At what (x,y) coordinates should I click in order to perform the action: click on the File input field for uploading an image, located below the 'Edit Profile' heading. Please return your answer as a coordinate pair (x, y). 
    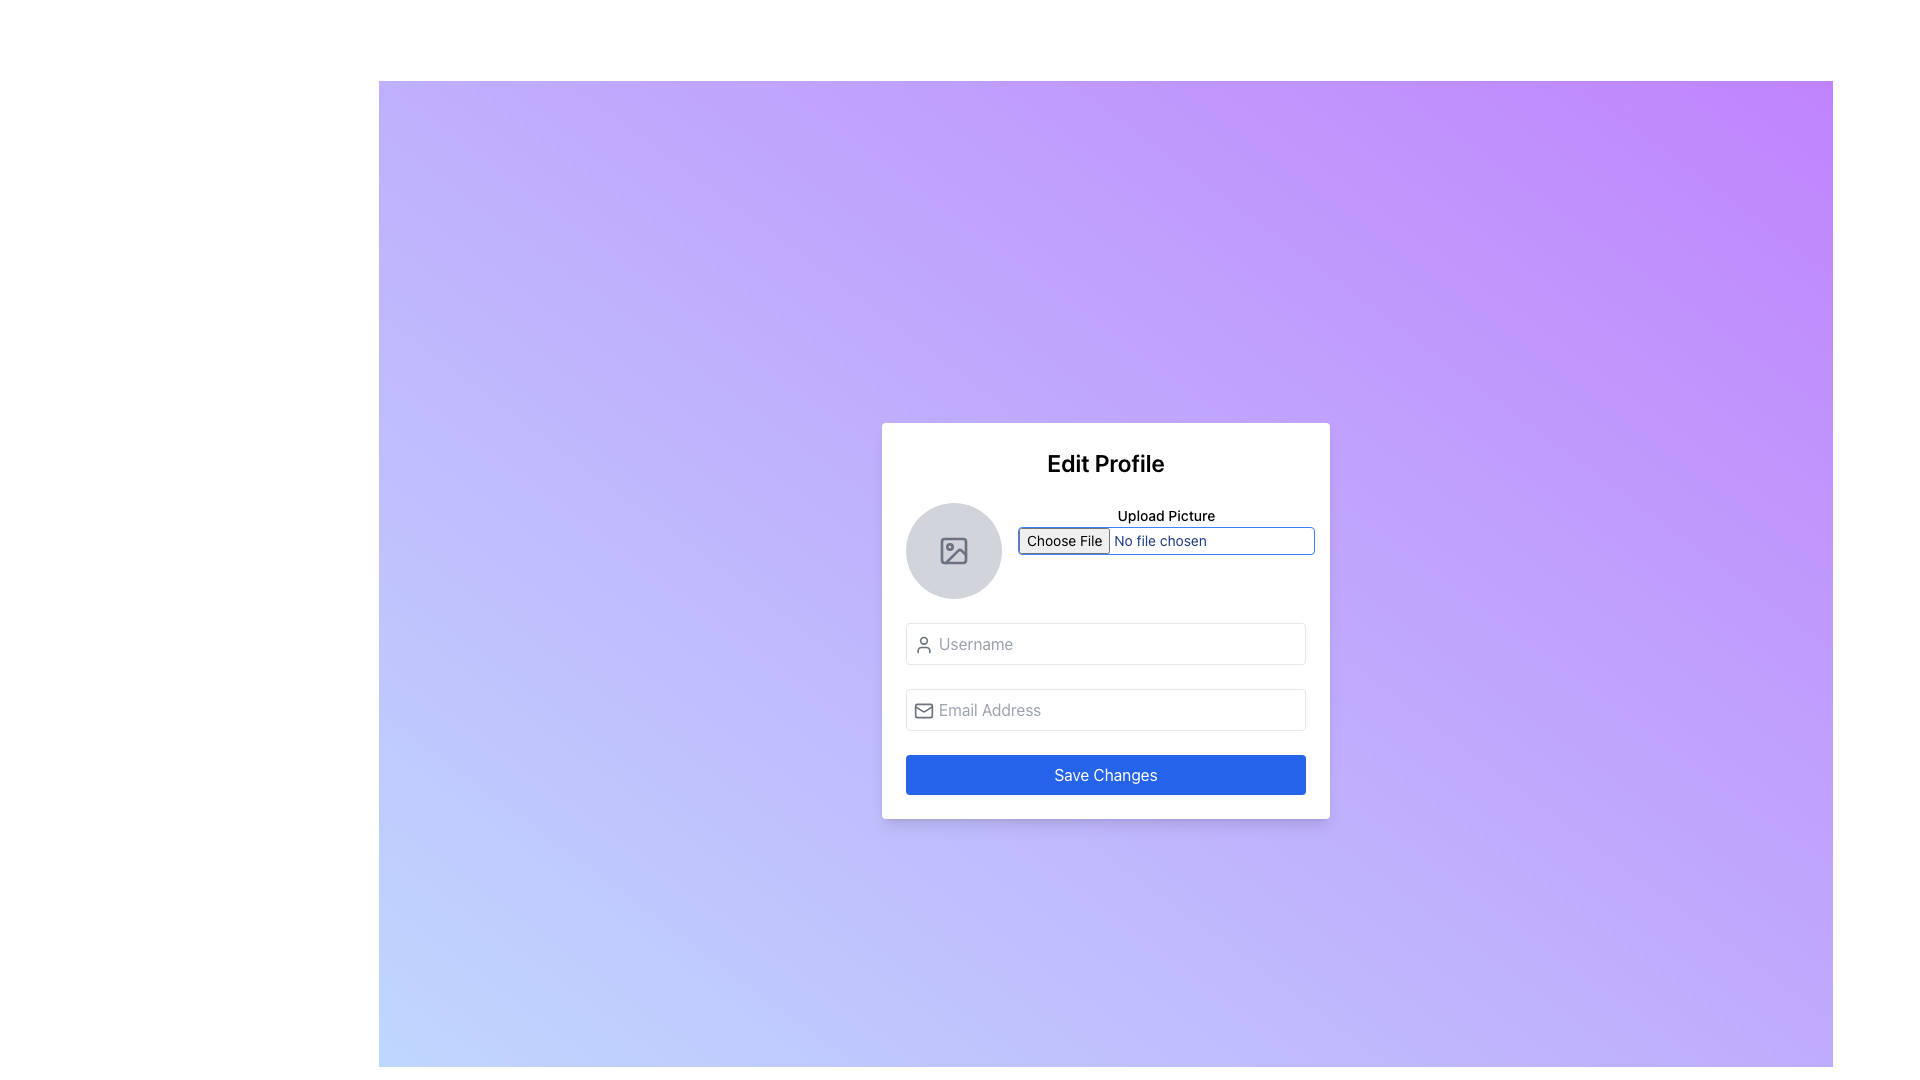
    Looking at the image, I should click on (1104, 551).